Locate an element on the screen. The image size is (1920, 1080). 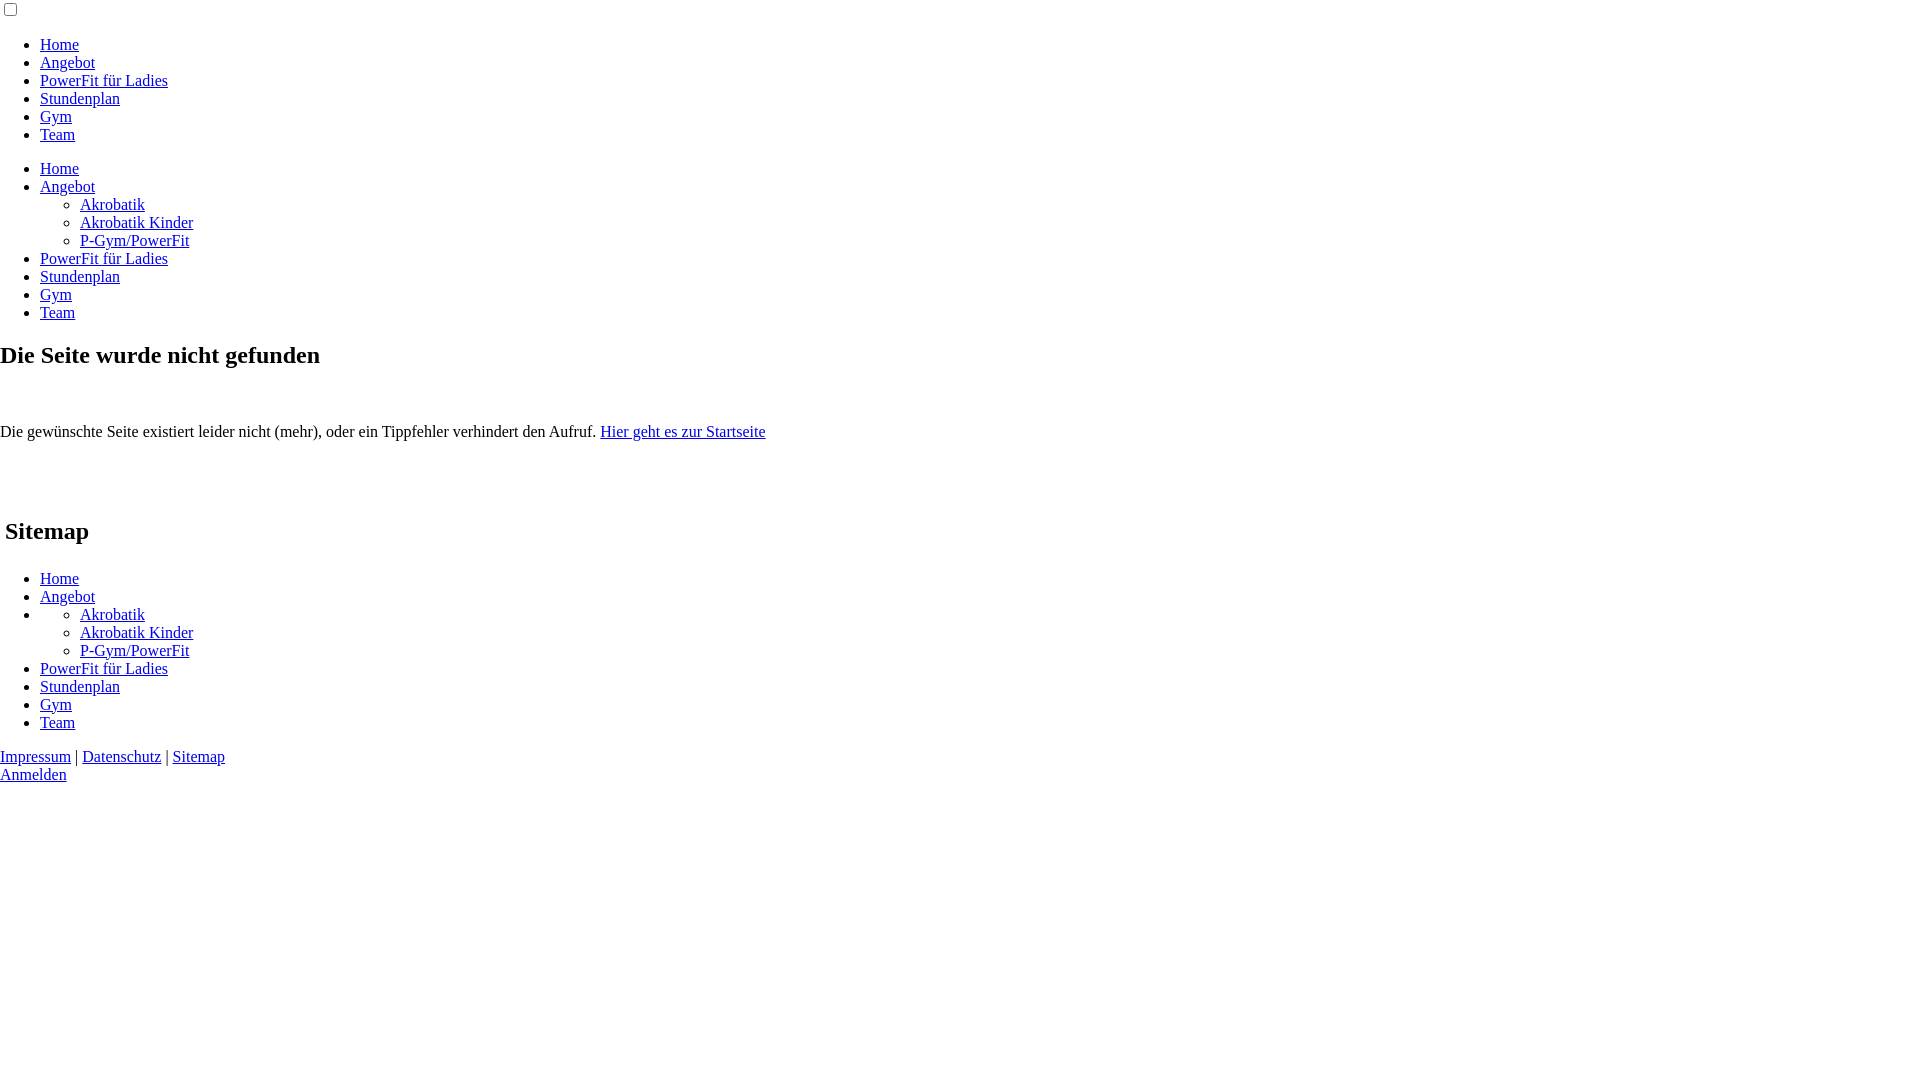
'P-Gym/PowerFit' is located at coordinates (133, 650).